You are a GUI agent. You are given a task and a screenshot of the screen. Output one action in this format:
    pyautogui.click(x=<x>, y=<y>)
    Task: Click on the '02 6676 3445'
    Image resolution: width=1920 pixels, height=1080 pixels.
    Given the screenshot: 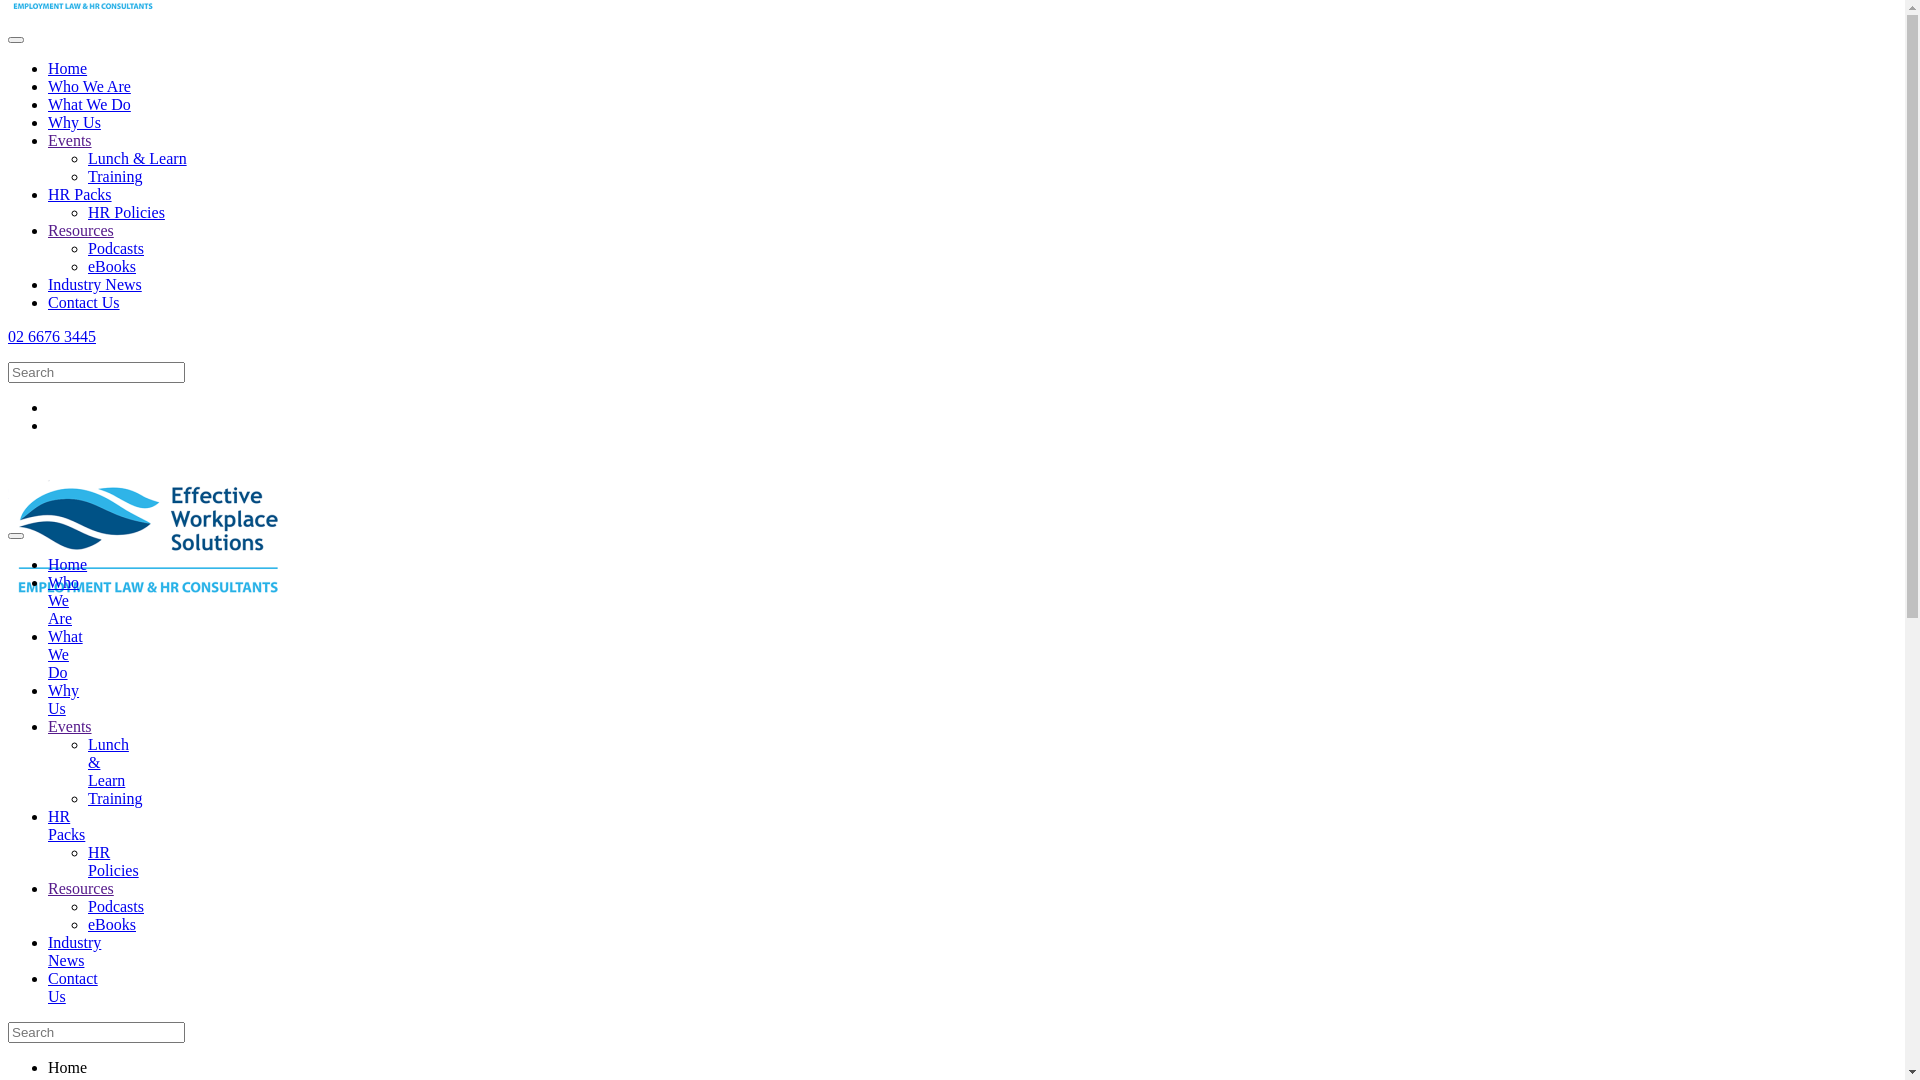 What is the action you would take?
    pyautogui.click(x=52, y=335)
    